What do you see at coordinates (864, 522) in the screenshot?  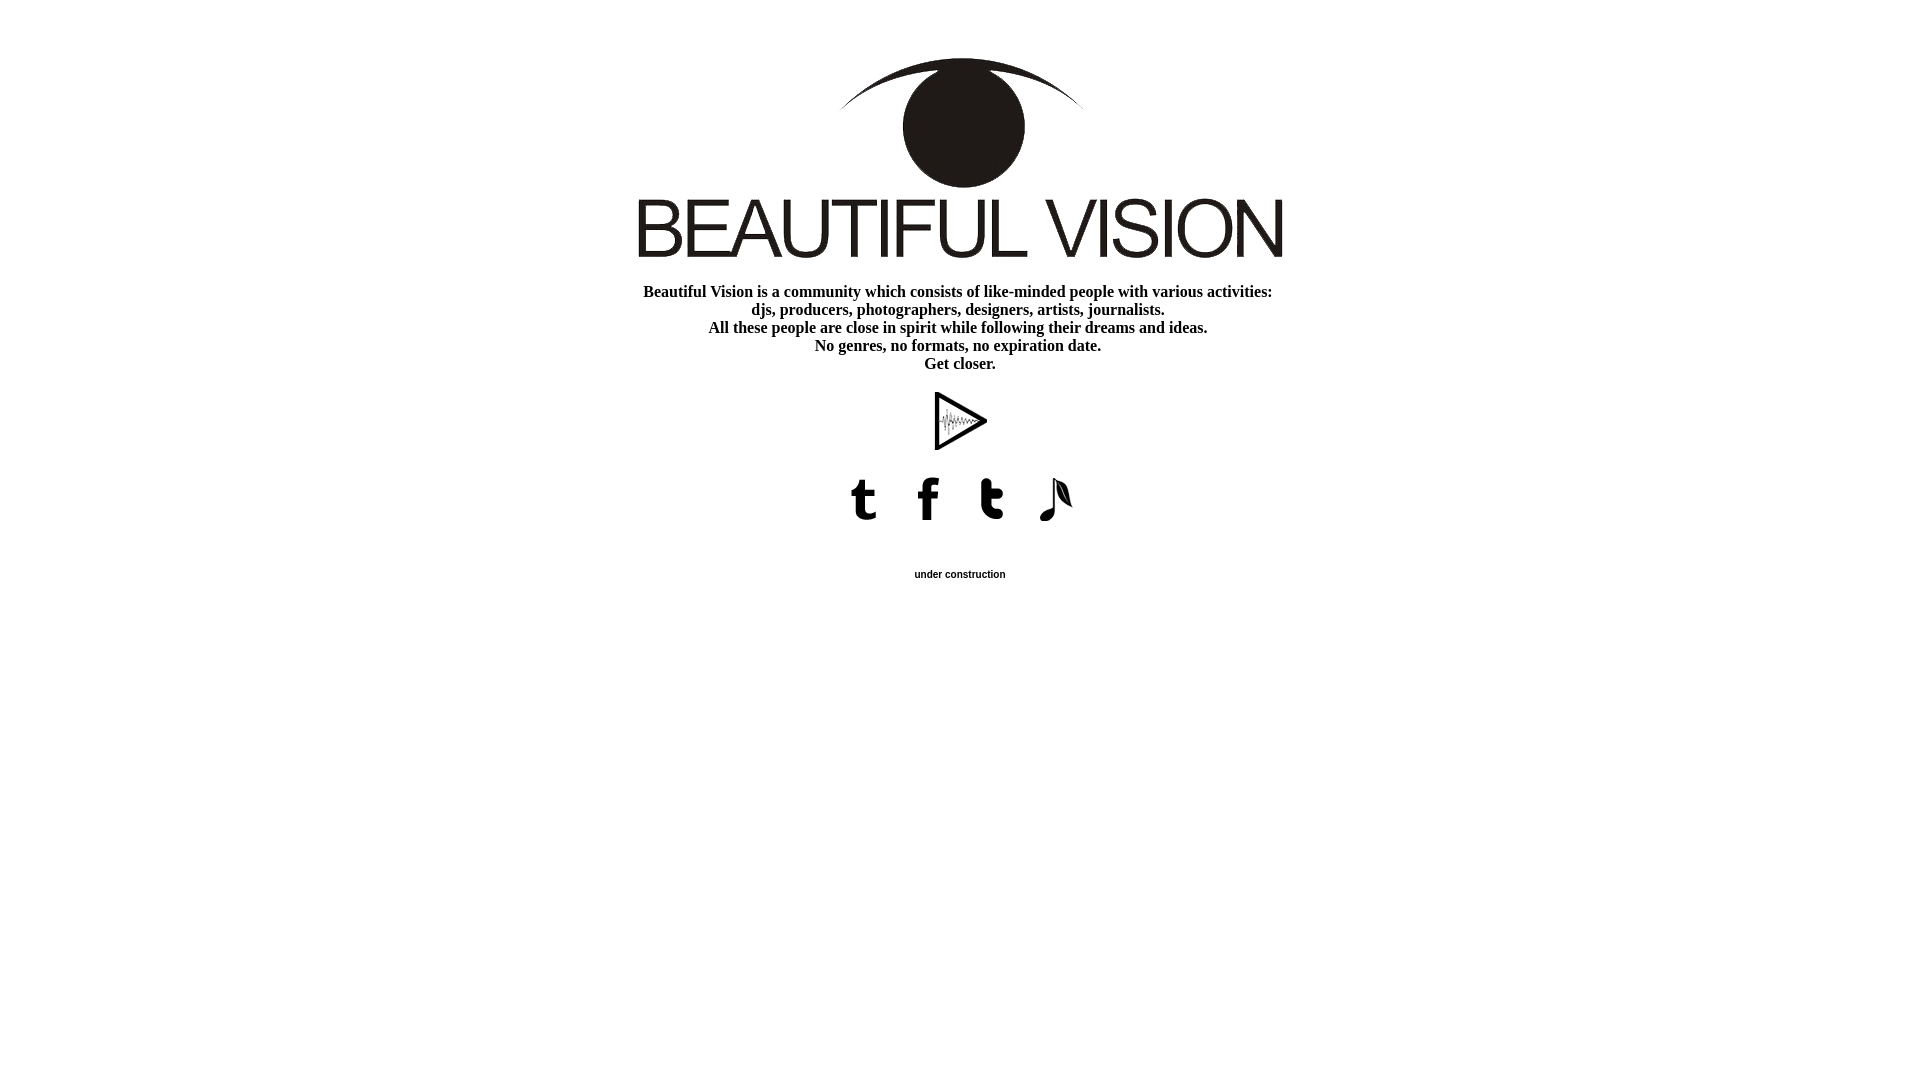 I see `'Beautiful Vision Magazine'` at bounding box center [864, 522].